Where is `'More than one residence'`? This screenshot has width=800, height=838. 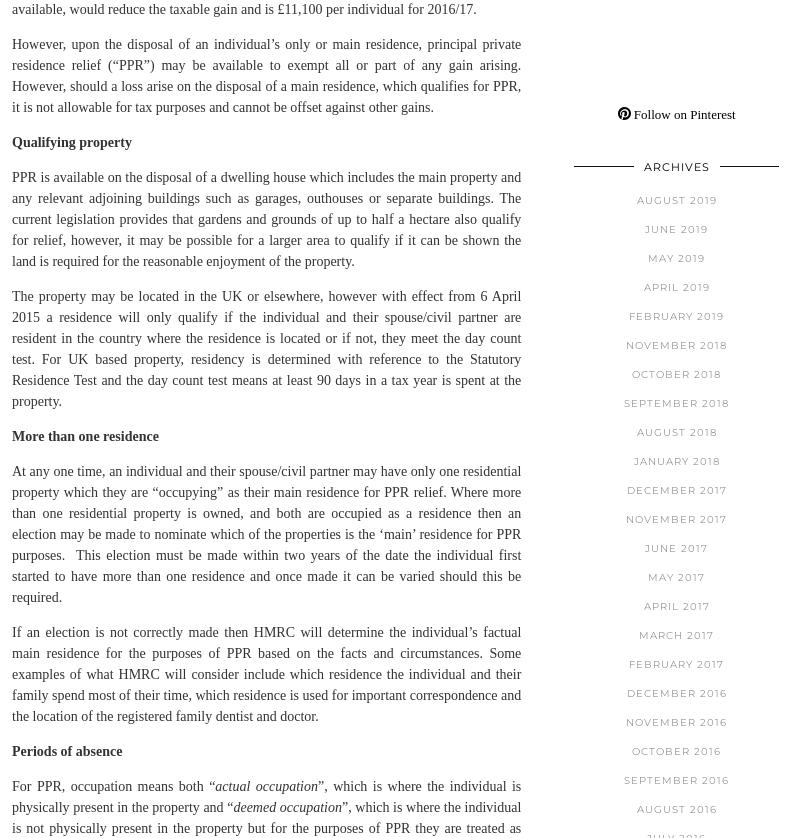 'More than one residence' is located at coordinates (85, 435).